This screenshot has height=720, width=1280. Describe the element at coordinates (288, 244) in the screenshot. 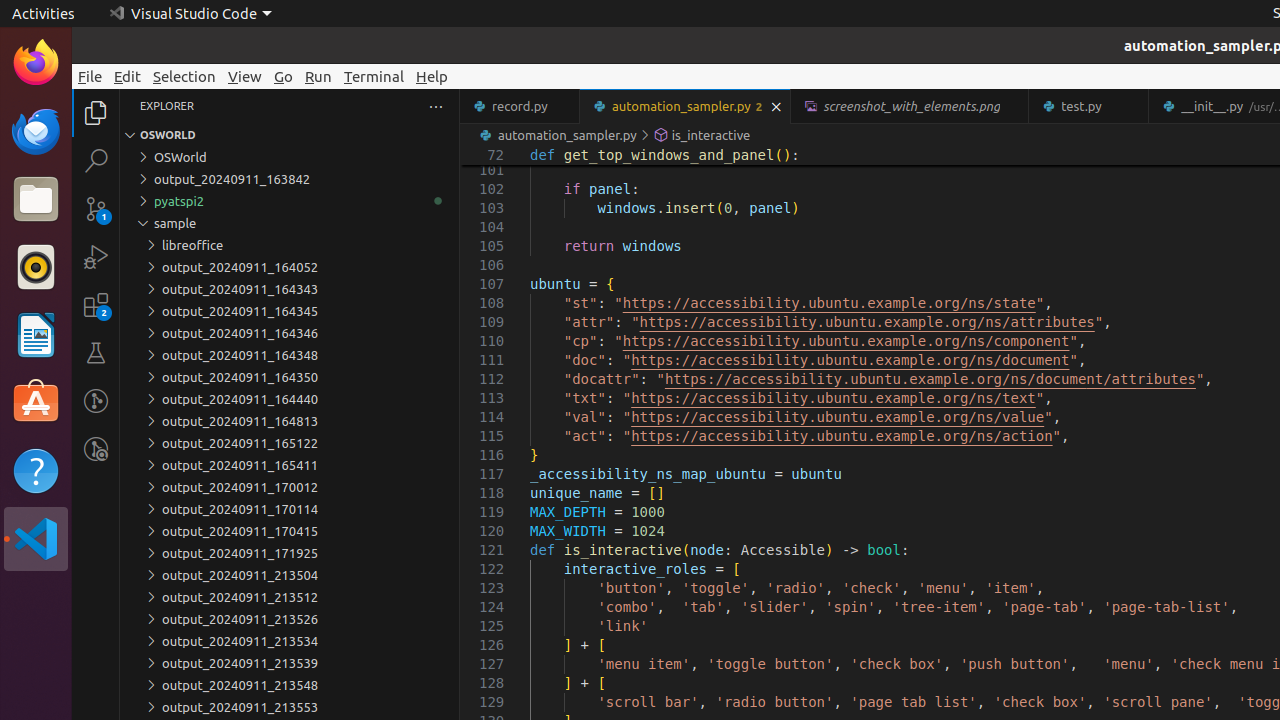

I see `'libreoffice'` at that location.